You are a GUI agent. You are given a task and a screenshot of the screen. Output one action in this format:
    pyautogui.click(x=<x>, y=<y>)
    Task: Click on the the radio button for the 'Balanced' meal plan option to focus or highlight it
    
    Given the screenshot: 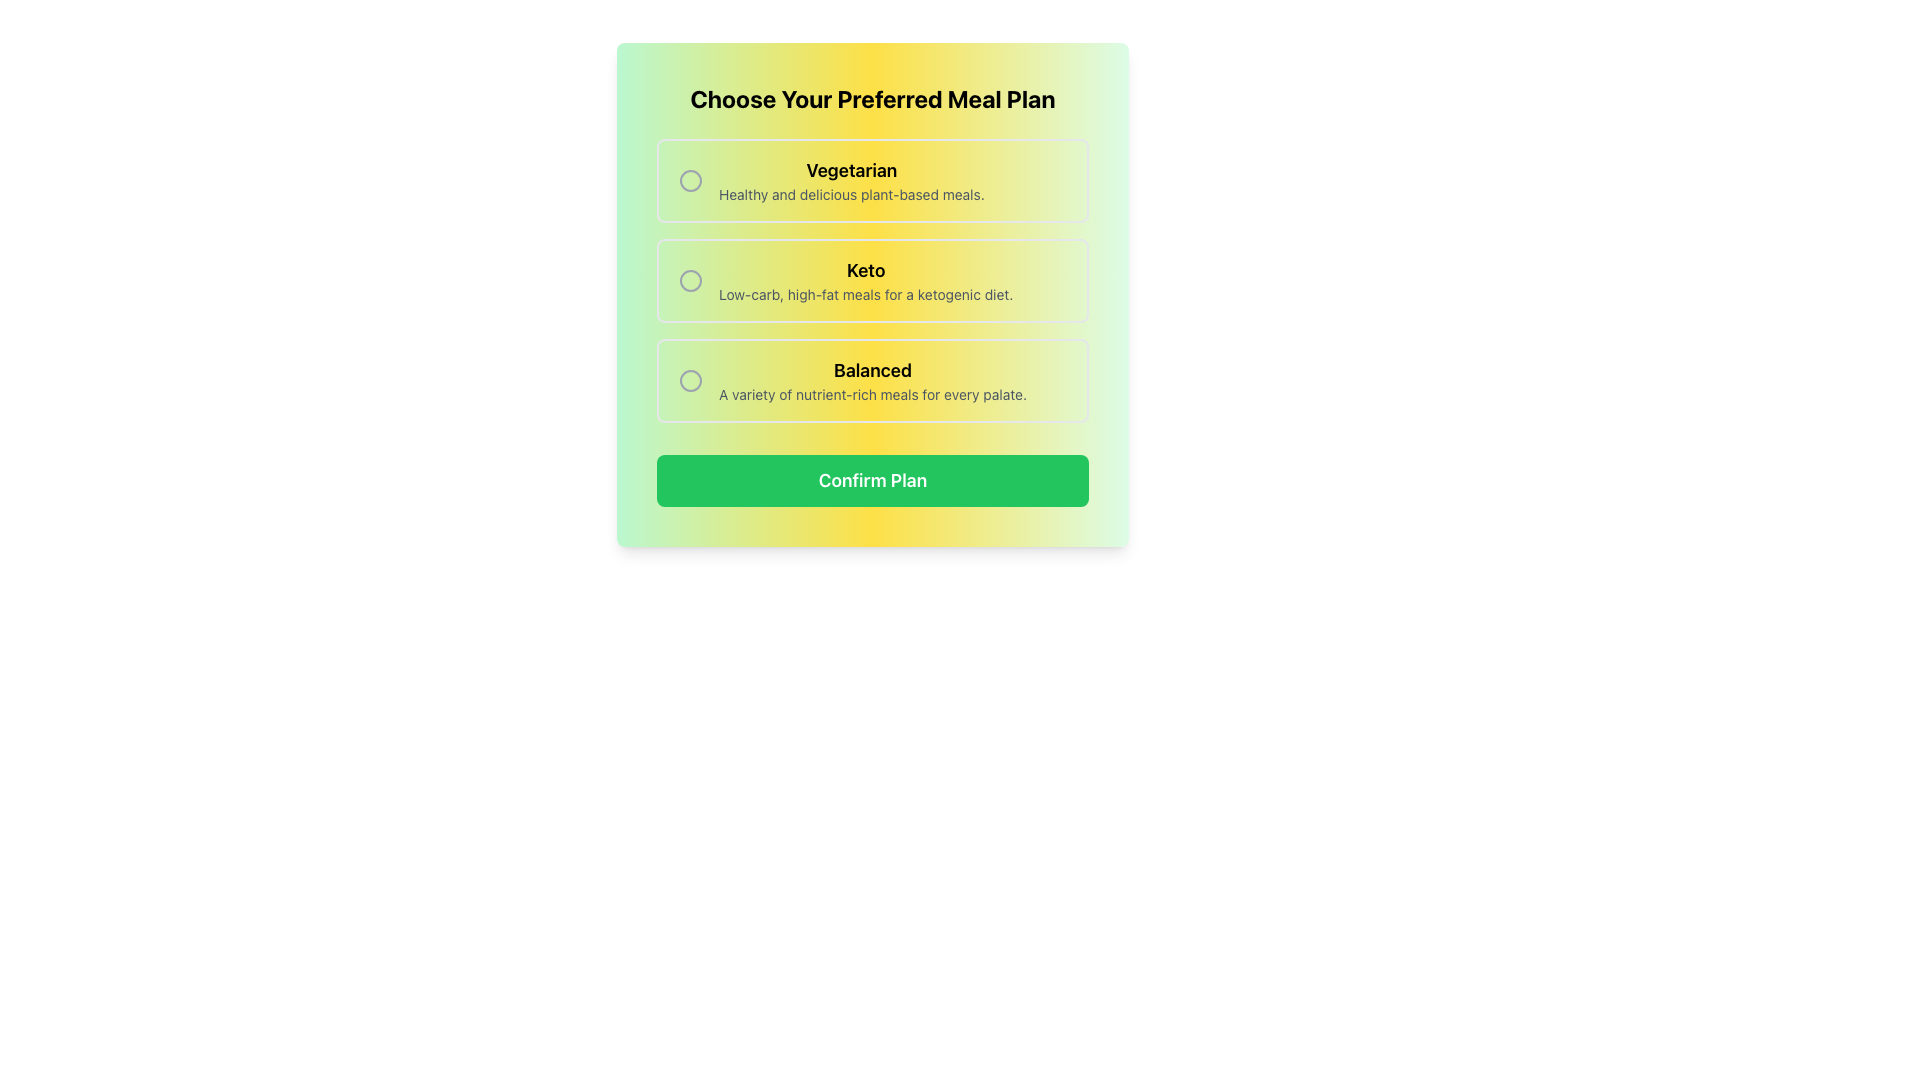 What is the action you would take?
    pyautogui.click(x=691, y=381)
    